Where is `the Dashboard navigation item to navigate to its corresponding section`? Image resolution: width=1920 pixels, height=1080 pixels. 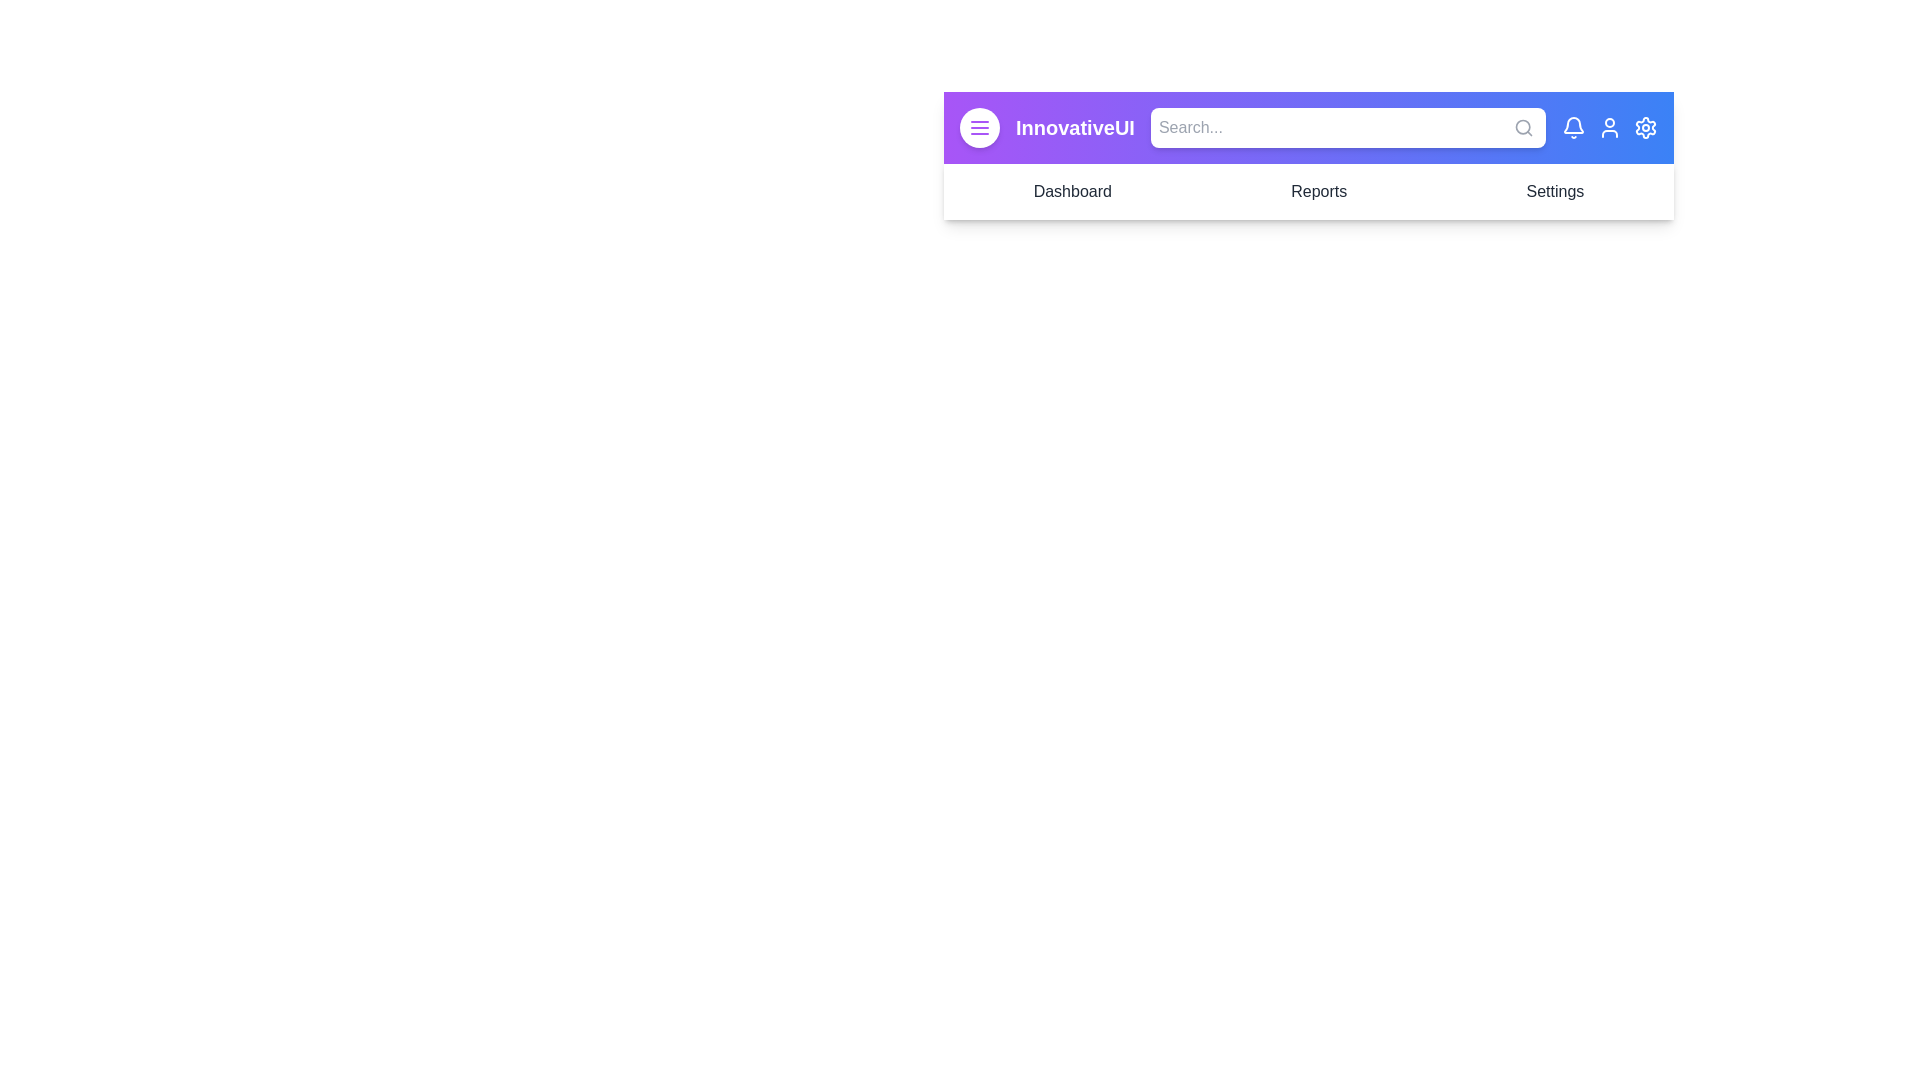
the Dashboard navigation item to navigate to its corresponding section is located at coordinates (1070, 192).